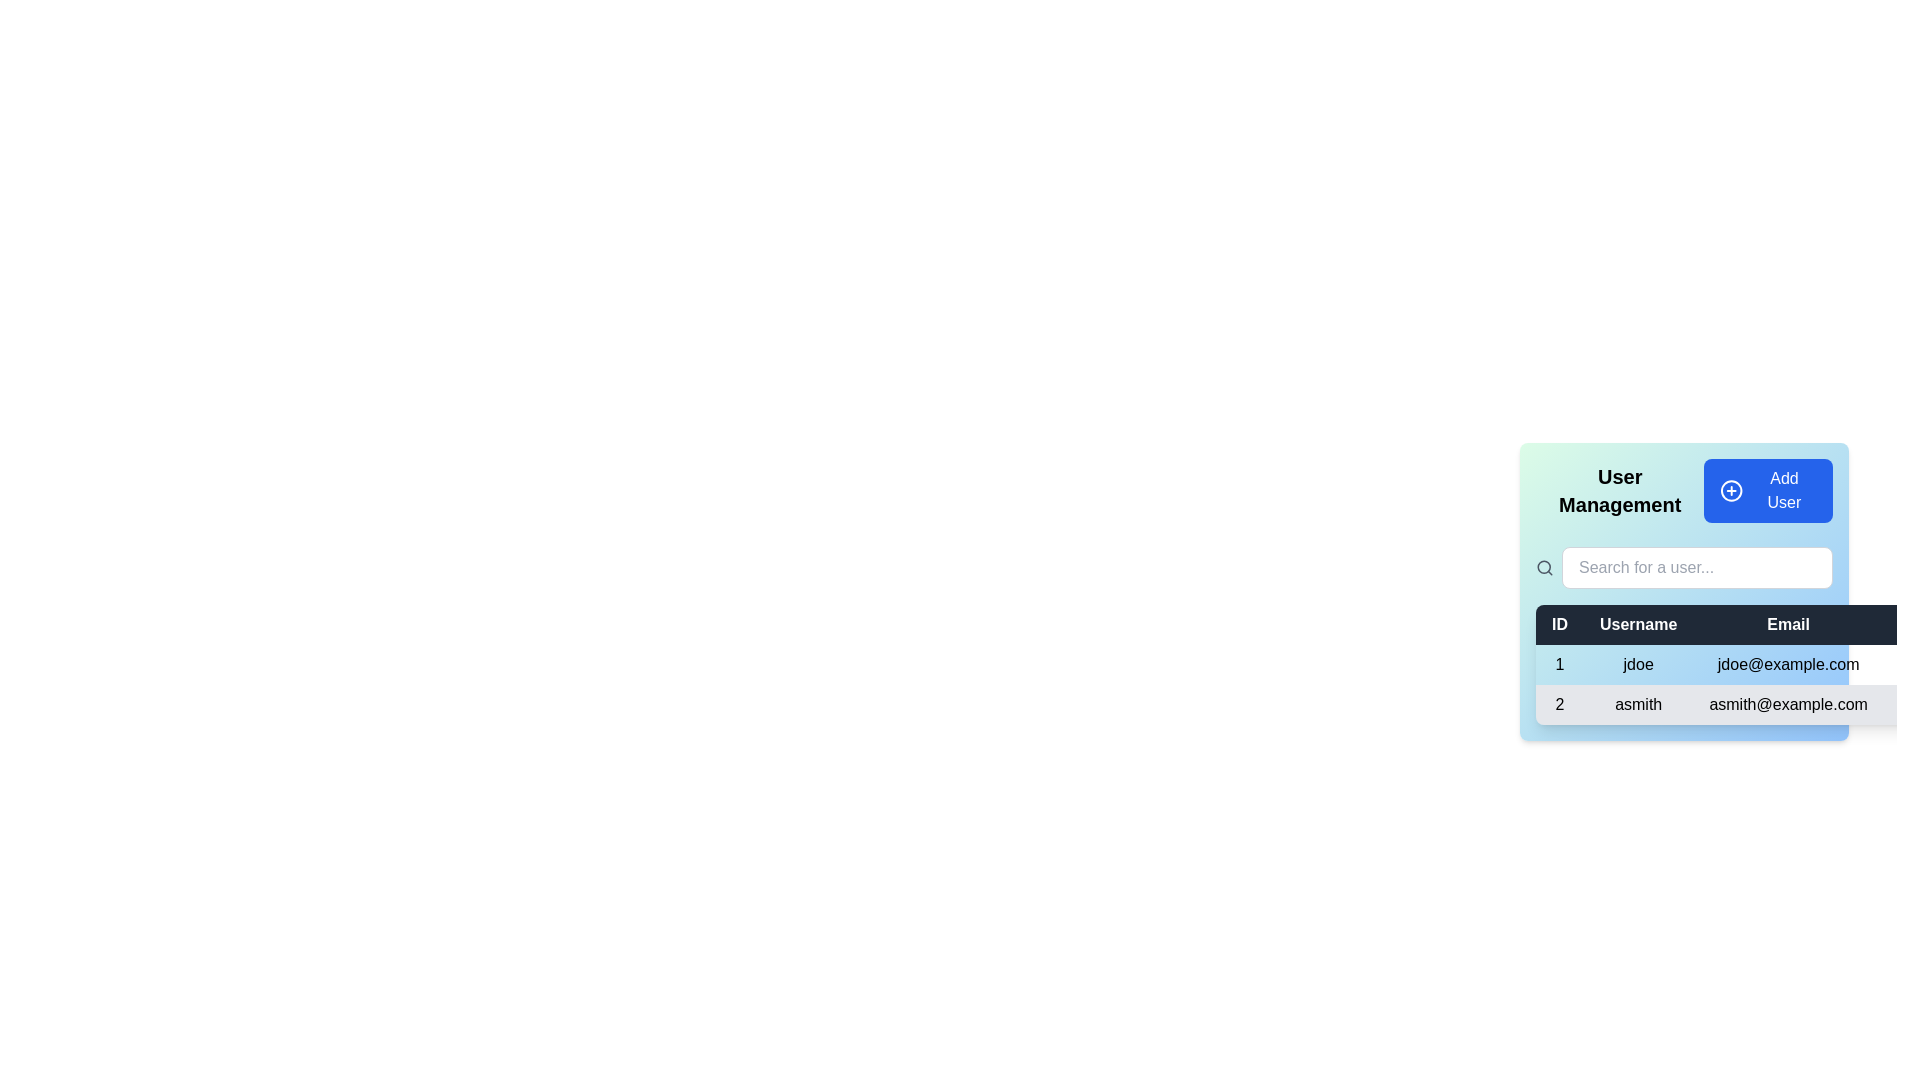  I want to click on the decorative SVG circle that visually indicates the search functionality within the user management modal, so click(1543, 567).